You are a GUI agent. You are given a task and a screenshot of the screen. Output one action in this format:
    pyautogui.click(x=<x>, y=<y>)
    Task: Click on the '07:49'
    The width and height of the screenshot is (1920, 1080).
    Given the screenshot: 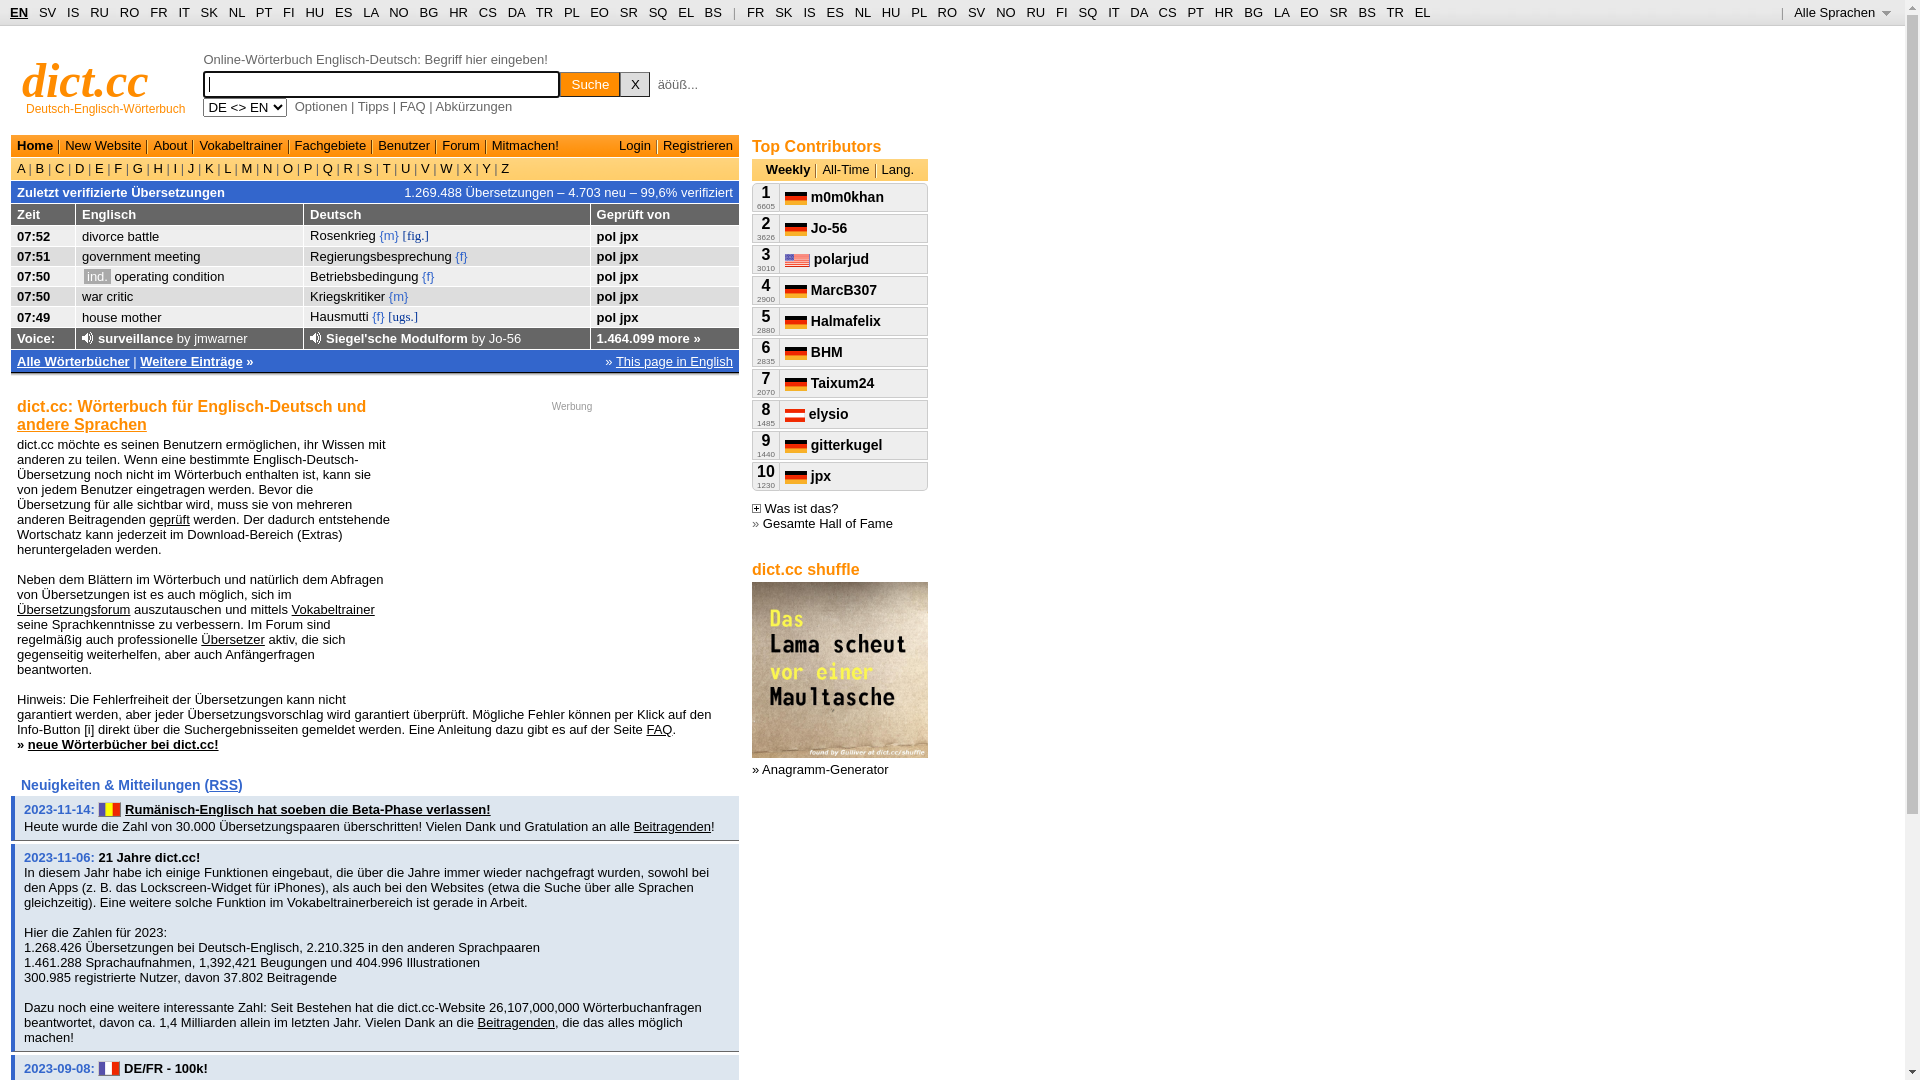 What is the action you would take?
    pyautogui.click(x=33, y=316)
    